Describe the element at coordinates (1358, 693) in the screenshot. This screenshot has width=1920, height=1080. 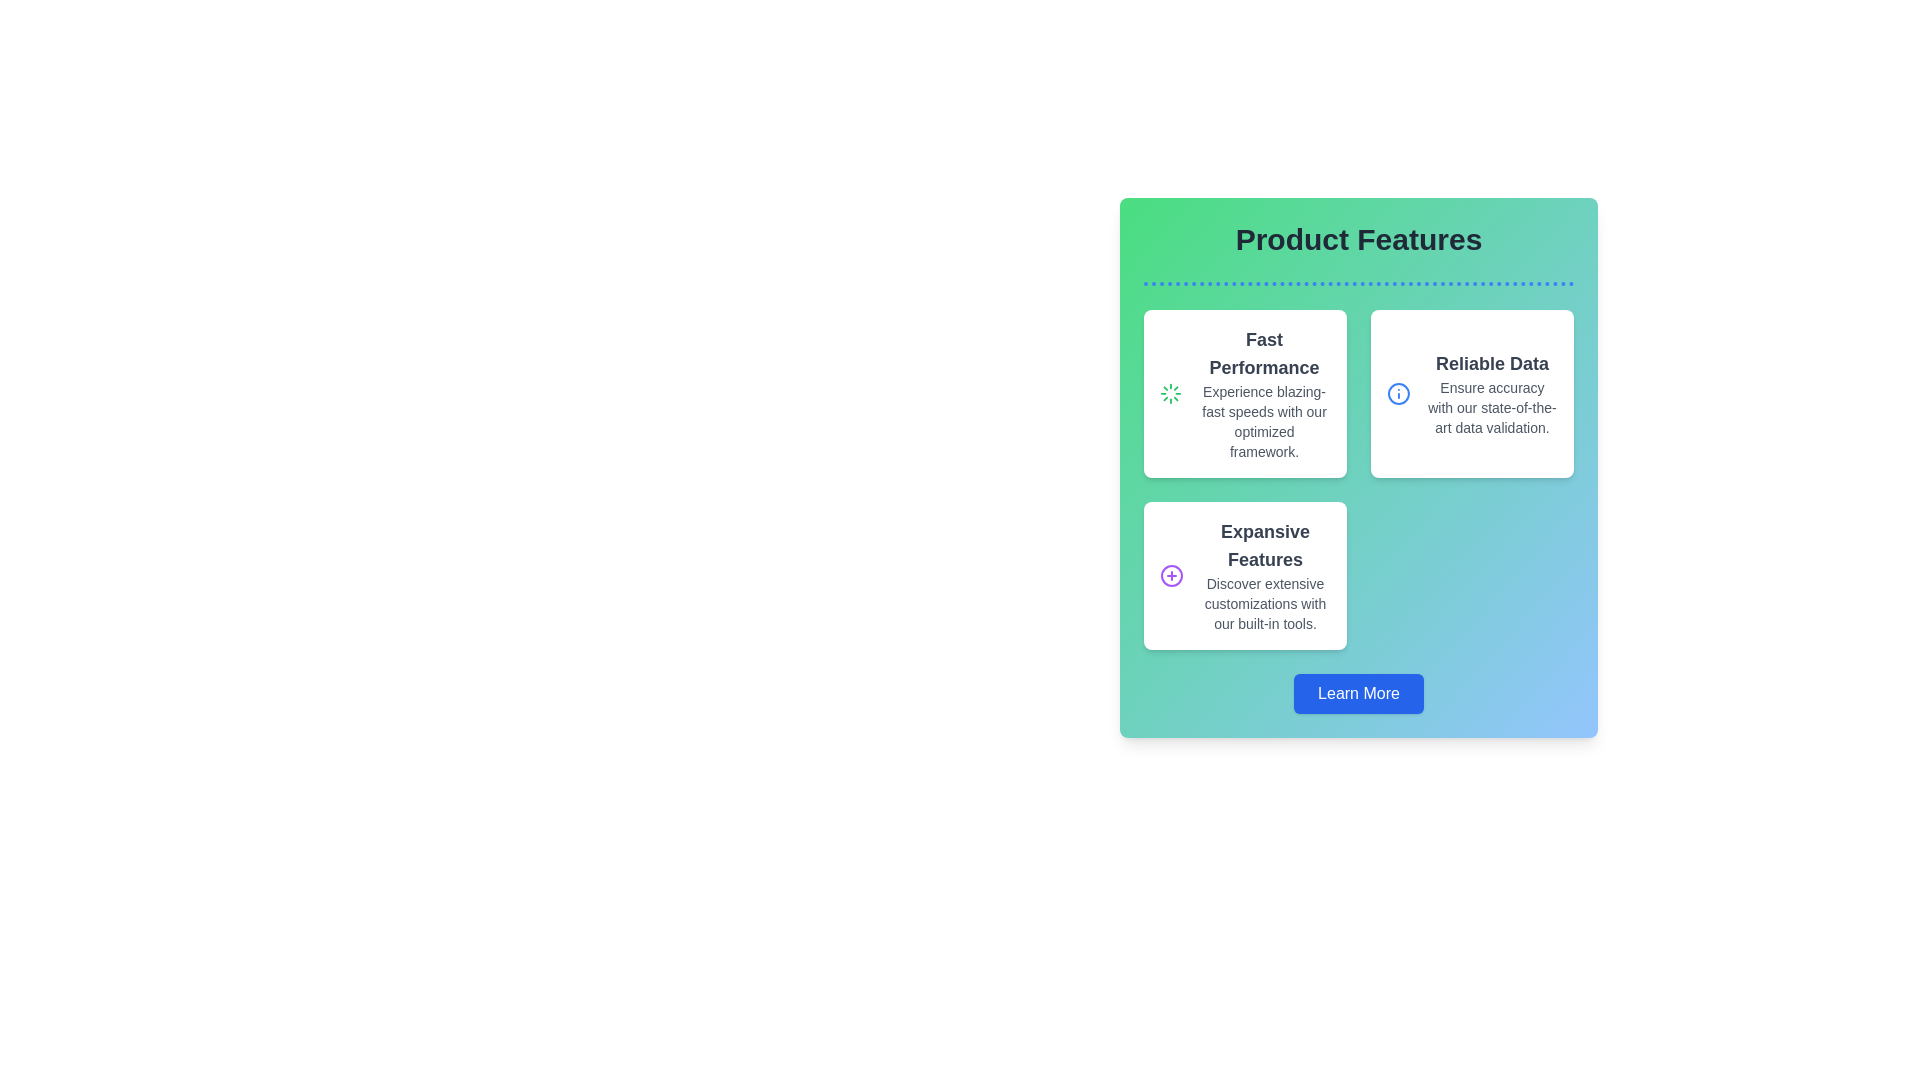
I see `the button located at the bottom center of the 'Product Features' card` at that location.